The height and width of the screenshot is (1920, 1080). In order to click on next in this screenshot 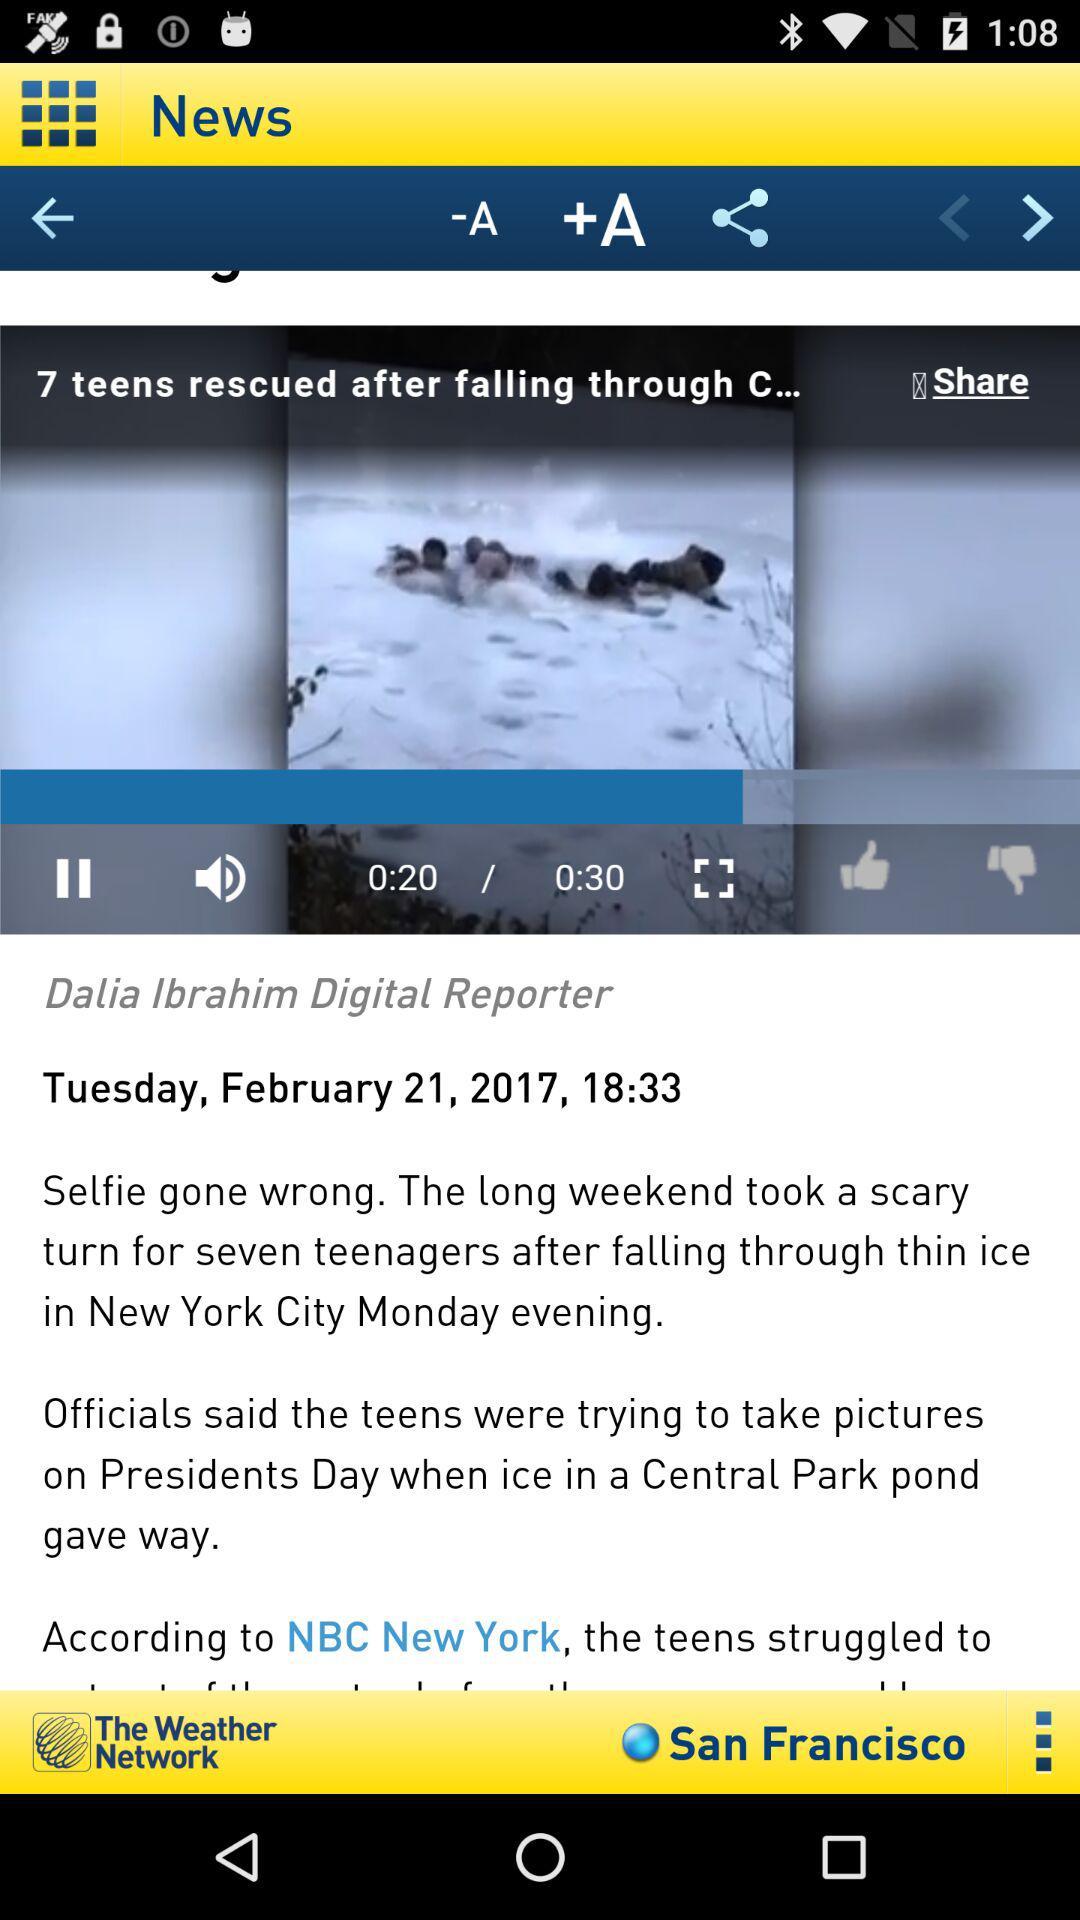, I will do `click(1036, 217)`.